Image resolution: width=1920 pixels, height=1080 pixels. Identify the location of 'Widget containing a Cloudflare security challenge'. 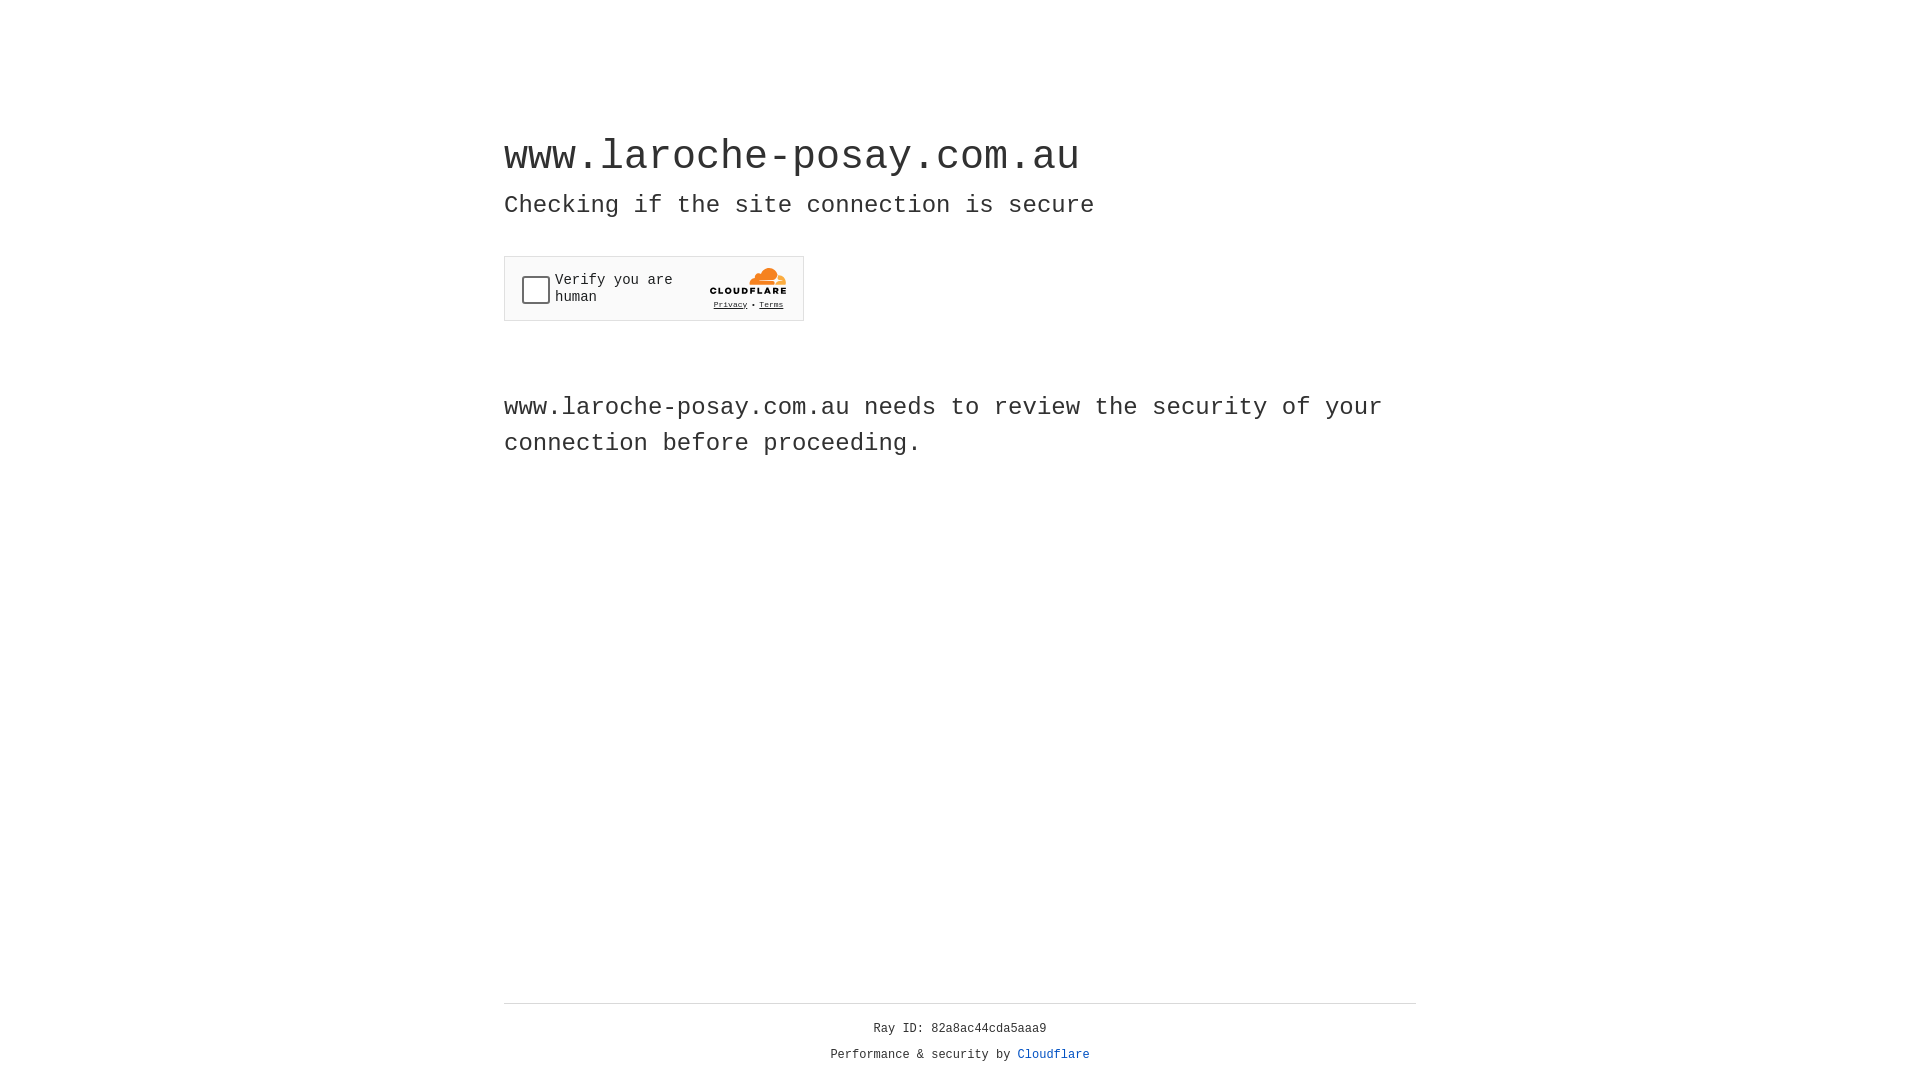
(653, 288).